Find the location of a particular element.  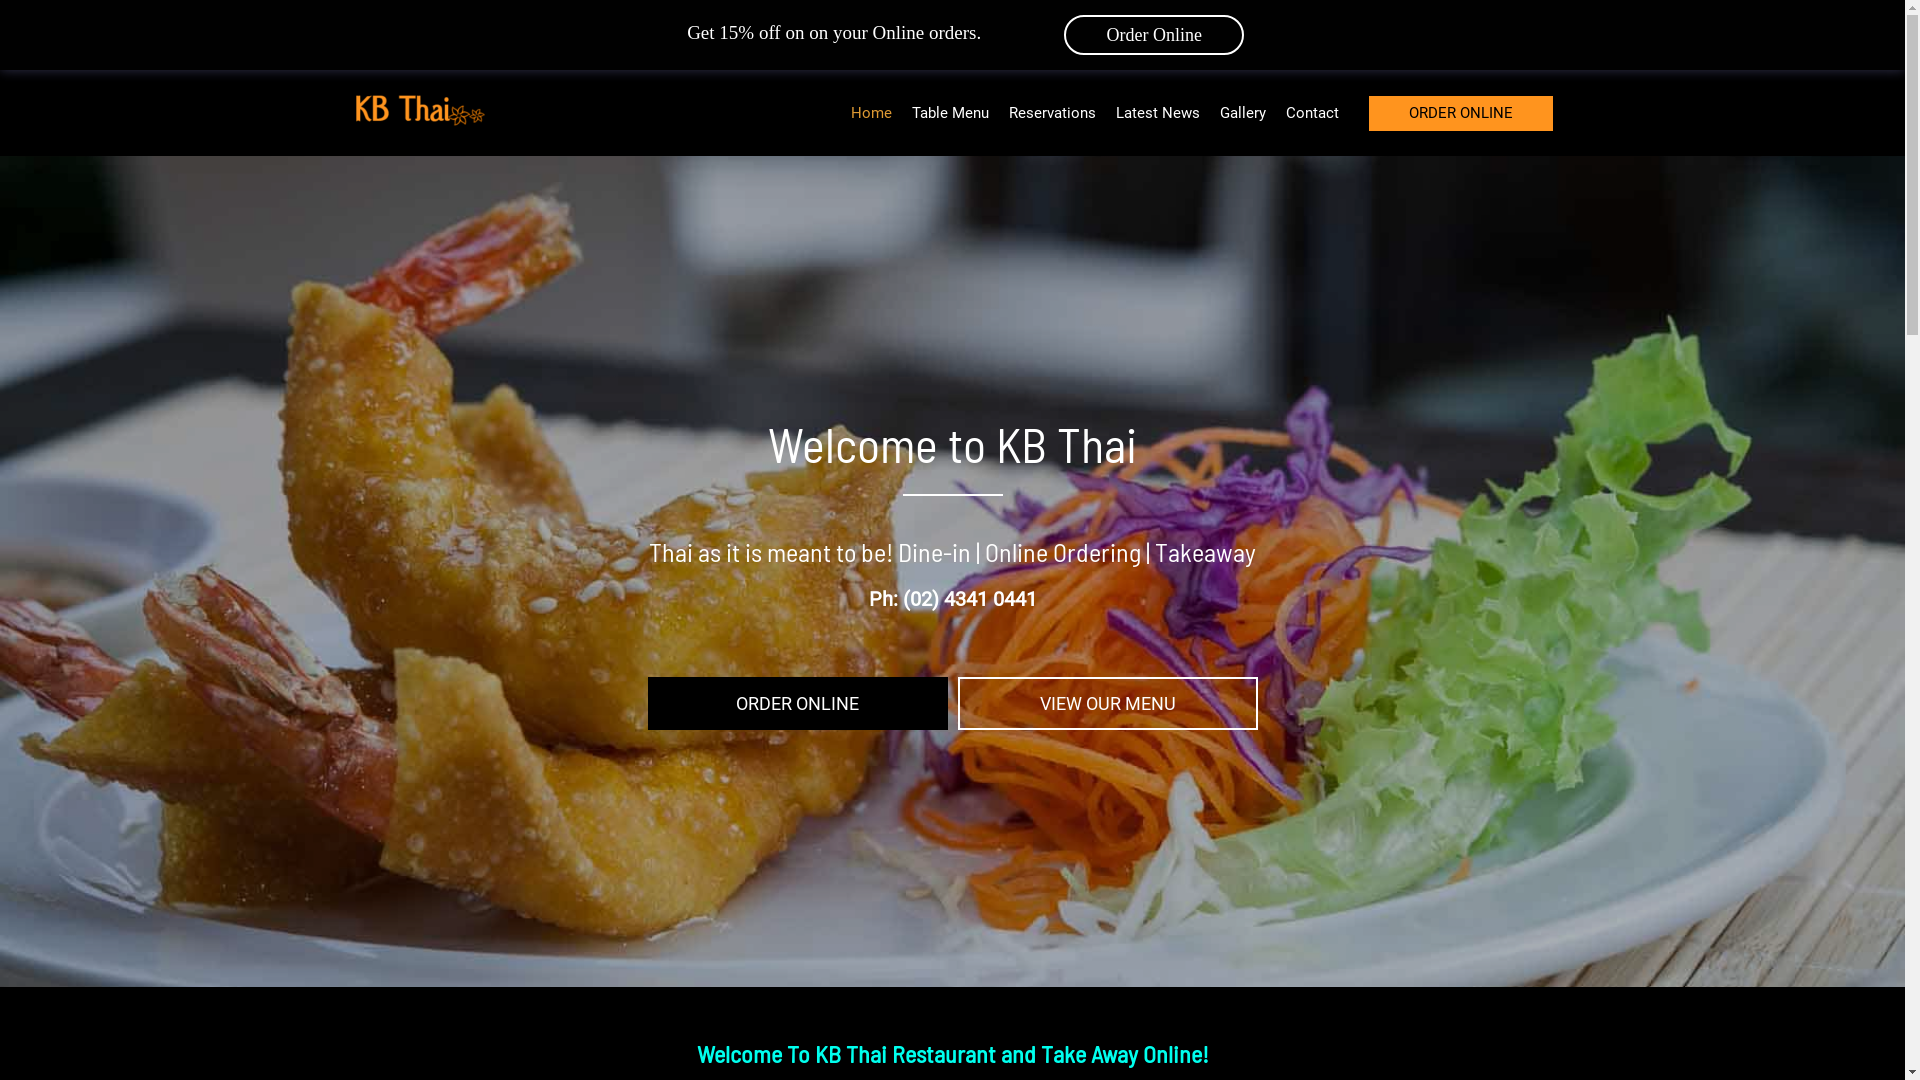

'VIEW OUR MENU' is located at coordinates (1107, 703).